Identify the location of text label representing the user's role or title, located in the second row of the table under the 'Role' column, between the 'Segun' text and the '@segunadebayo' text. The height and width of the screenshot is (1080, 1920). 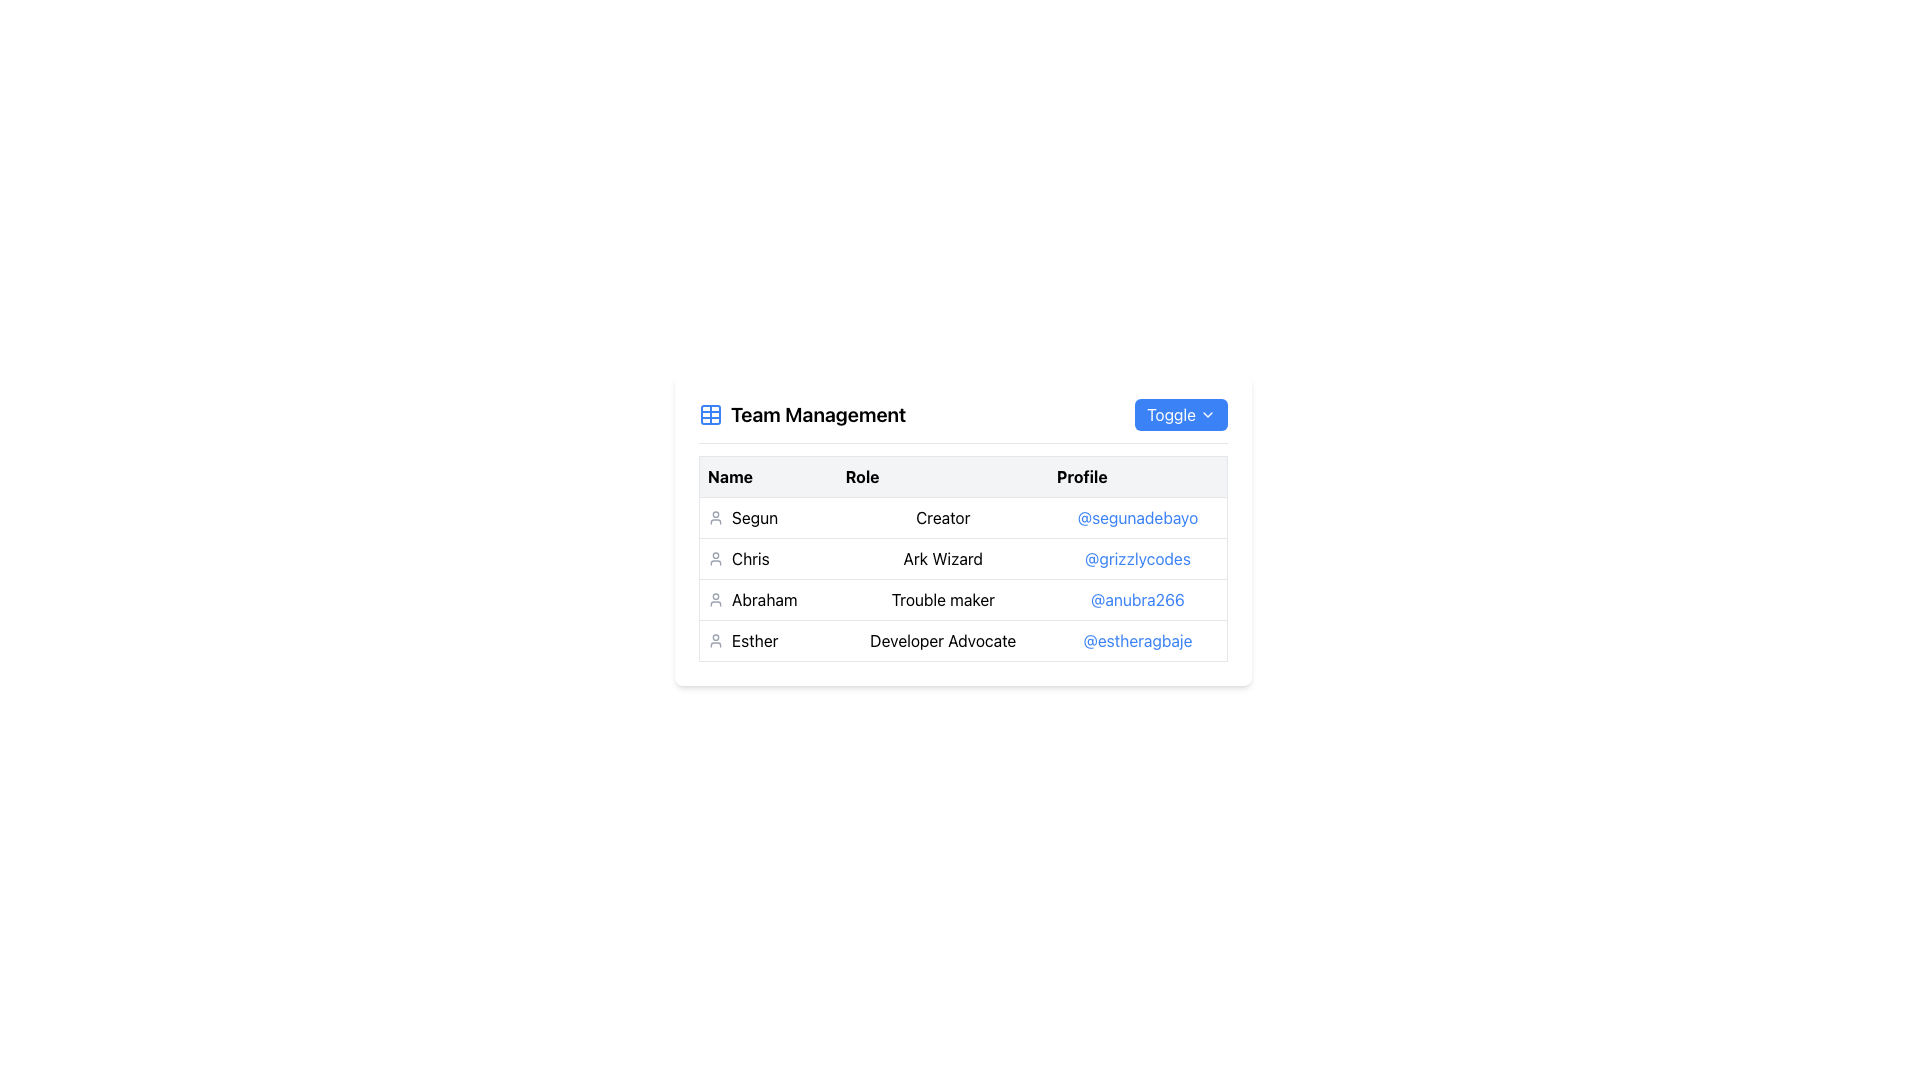
(963, 516).